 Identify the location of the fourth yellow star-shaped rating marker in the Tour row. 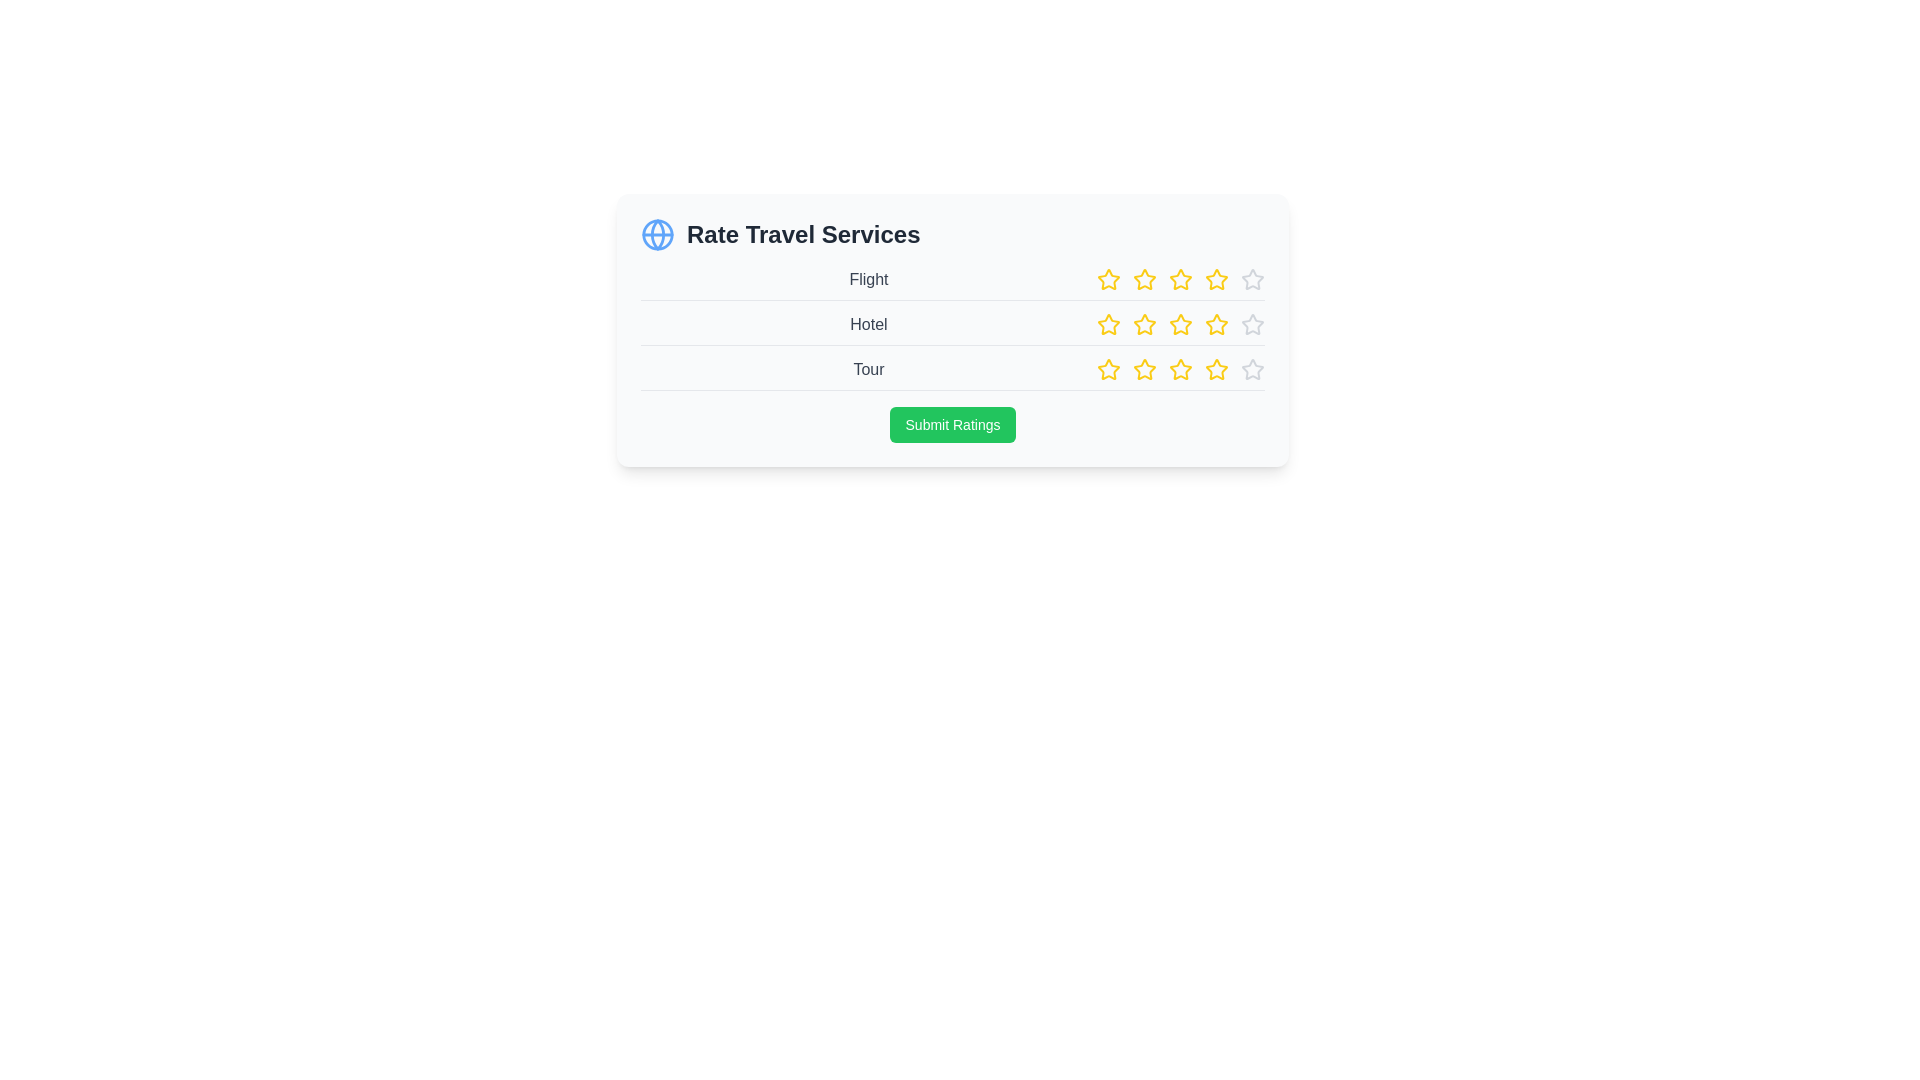
(1107, 369).